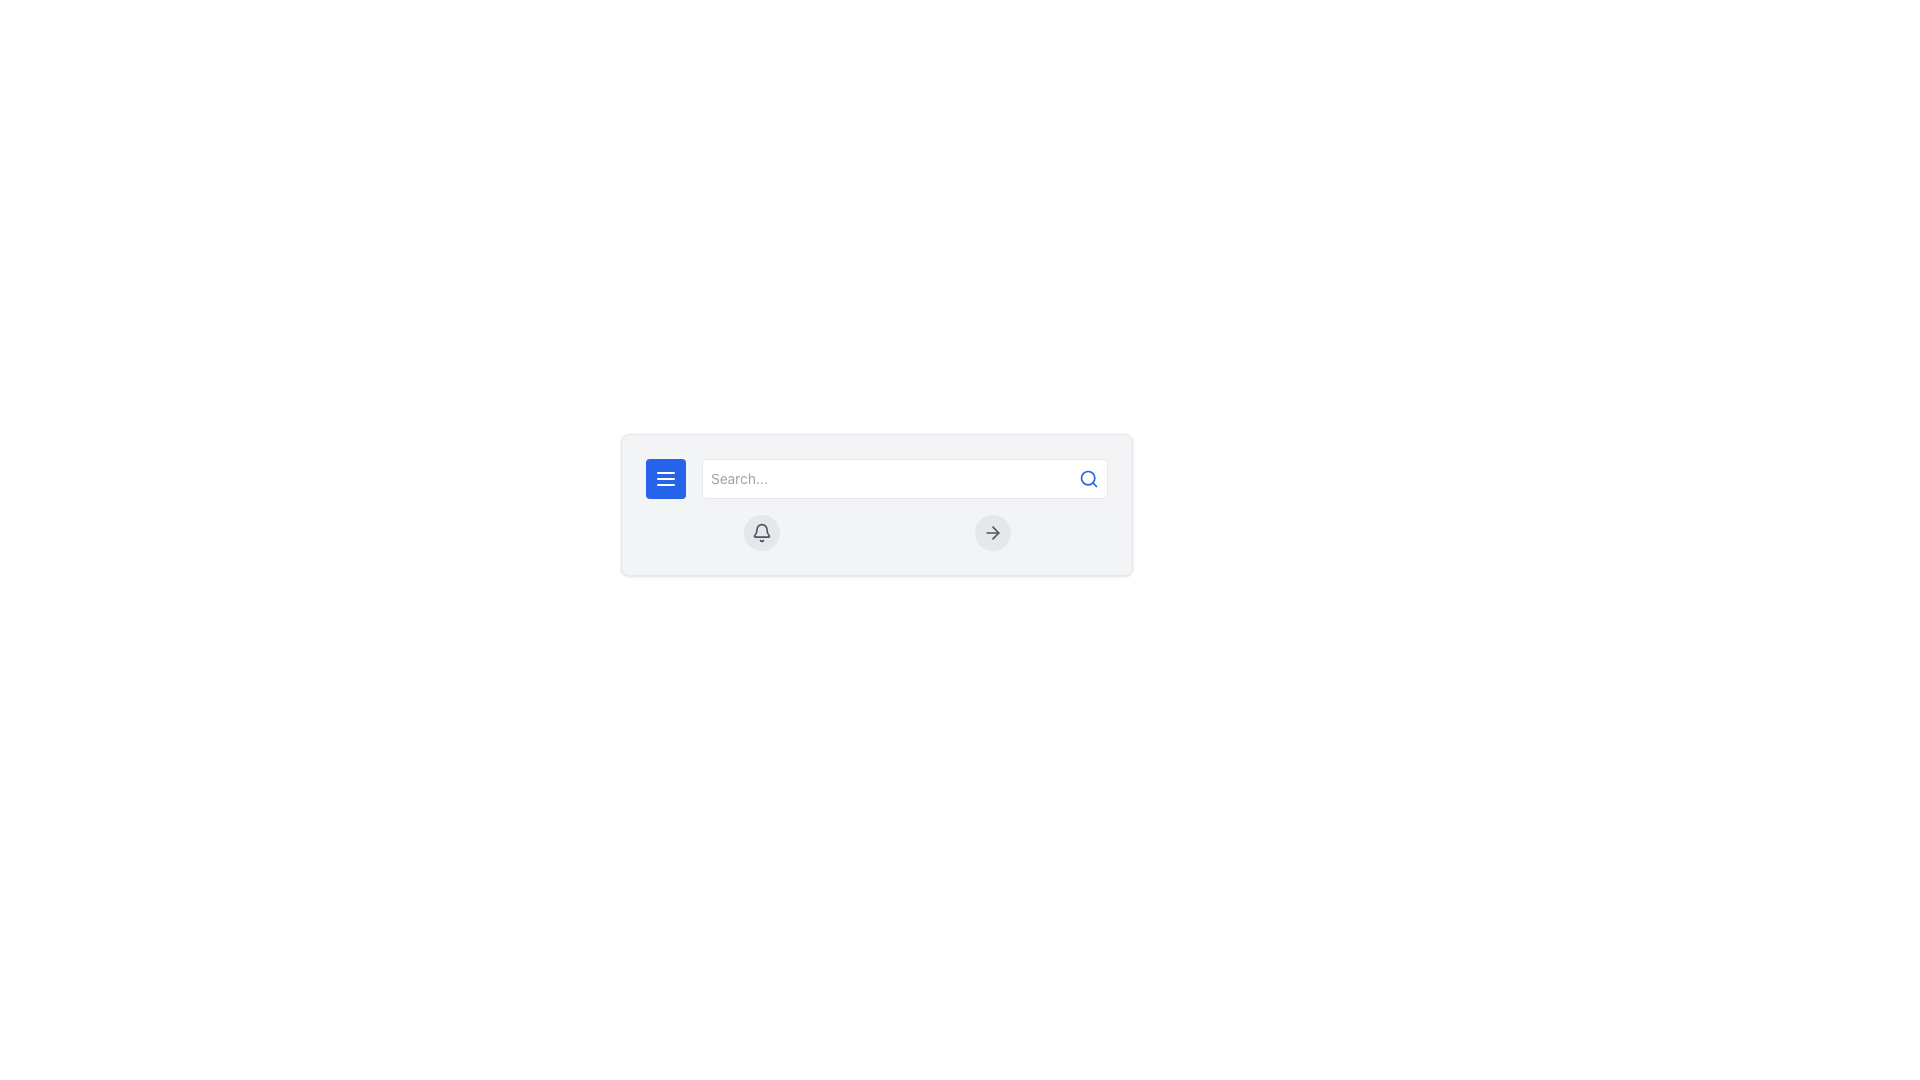  What do you see at coordinates (1088, 478) in the screenshot?
I see `the blue search icon, styled as a magnifying glass, located at the far-right end of the search bar` at bounding box center [1088, 478].